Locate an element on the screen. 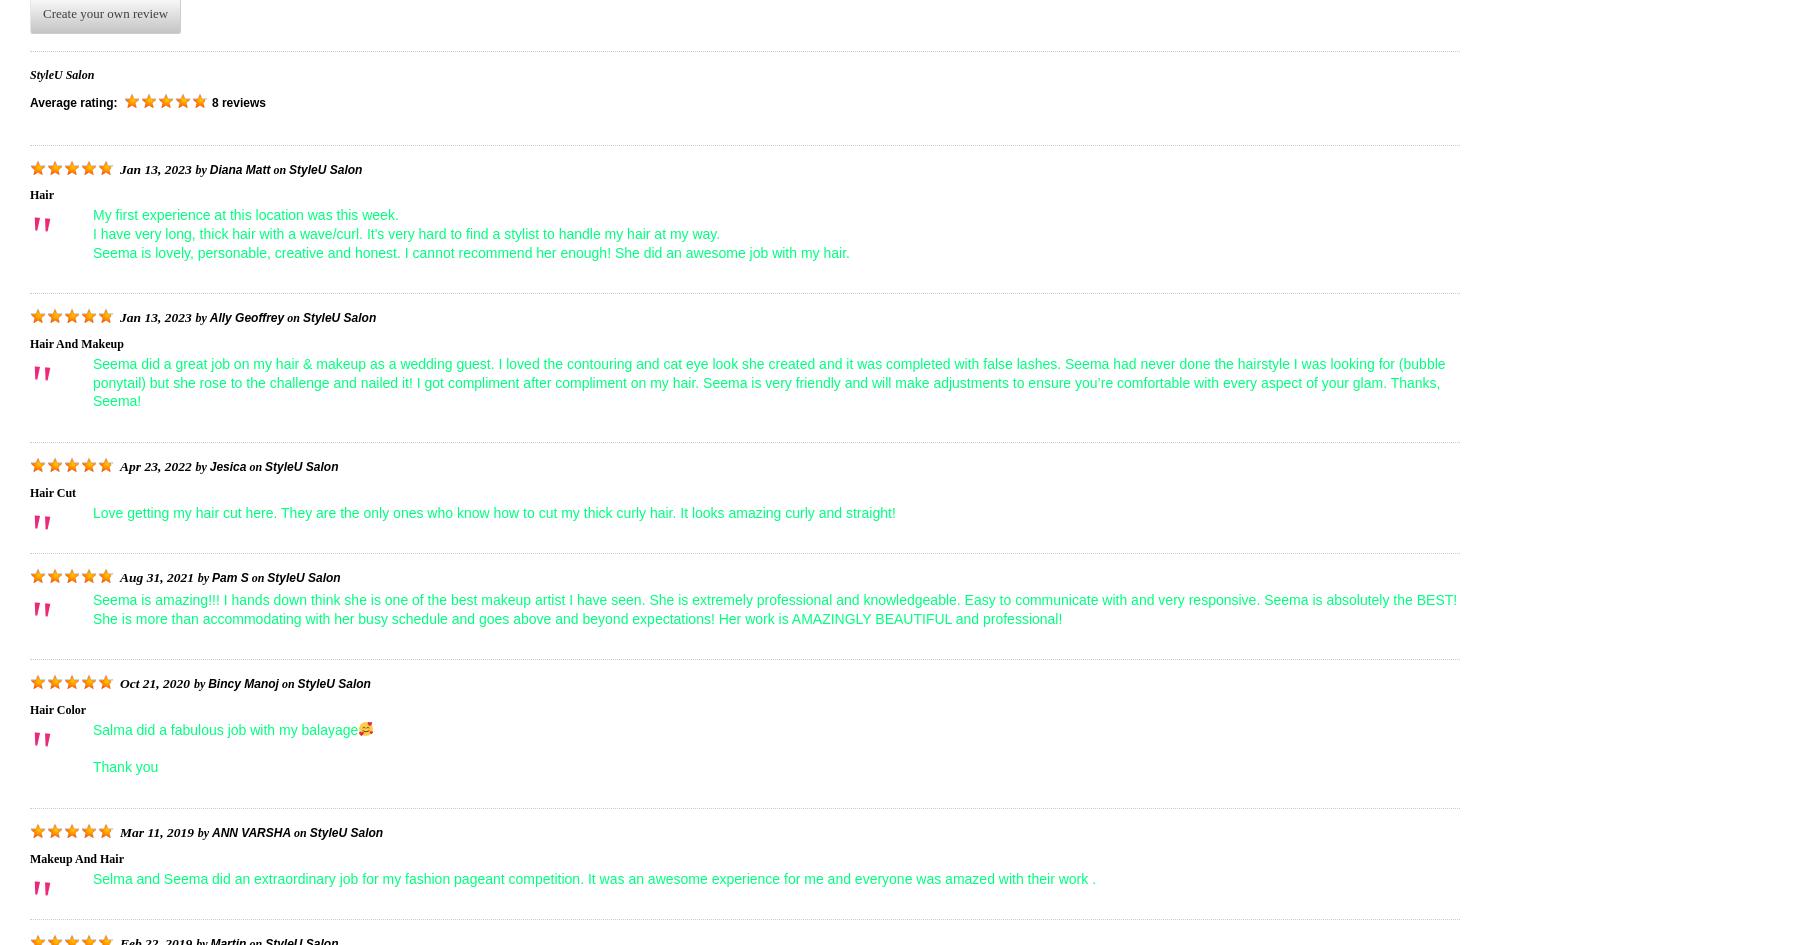 This screenshot has height=945, width=1805. 'Diana Matt' is located at coordinates (239, 168).